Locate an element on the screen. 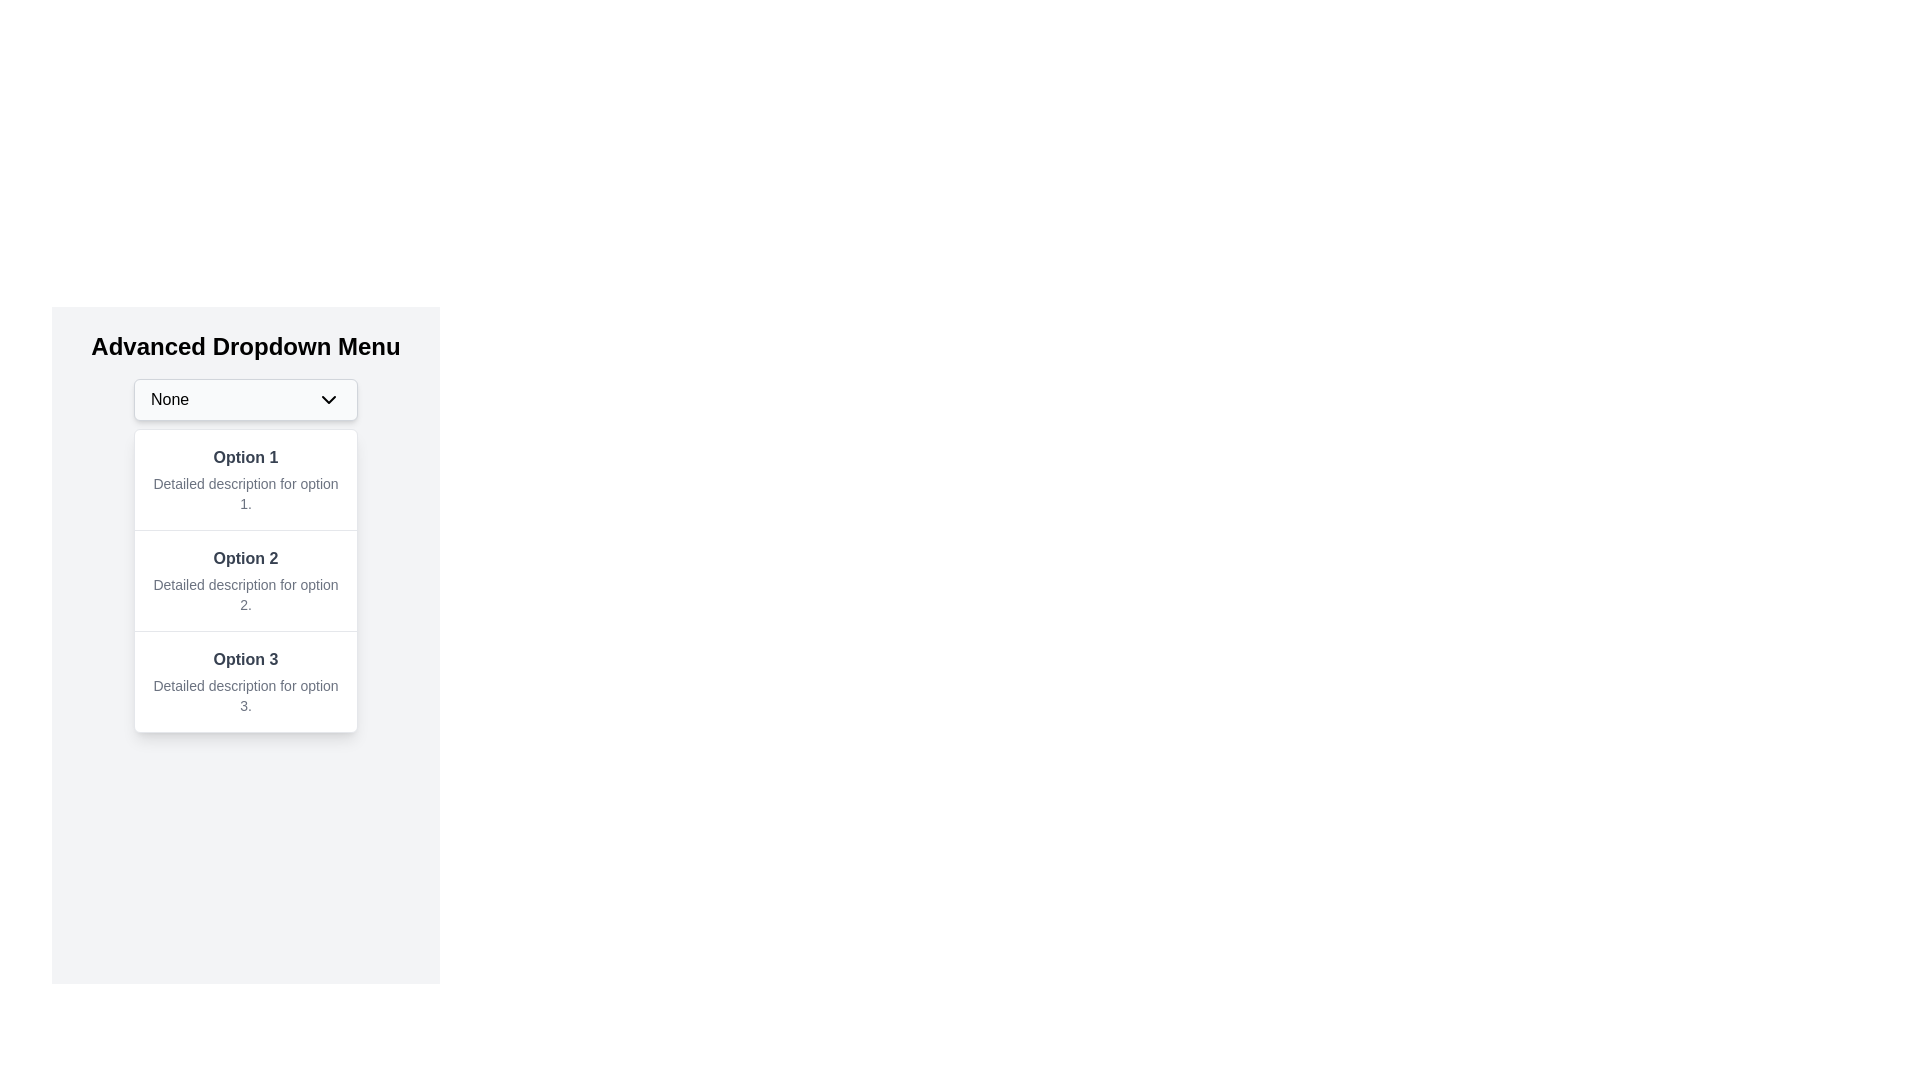 Image resolution: width=1920 pixels, height=1080 pixels. the second selectable card in the dropdown menu that displays 'Option 2' with a detailed description below it is located at coordinates (244, 579).